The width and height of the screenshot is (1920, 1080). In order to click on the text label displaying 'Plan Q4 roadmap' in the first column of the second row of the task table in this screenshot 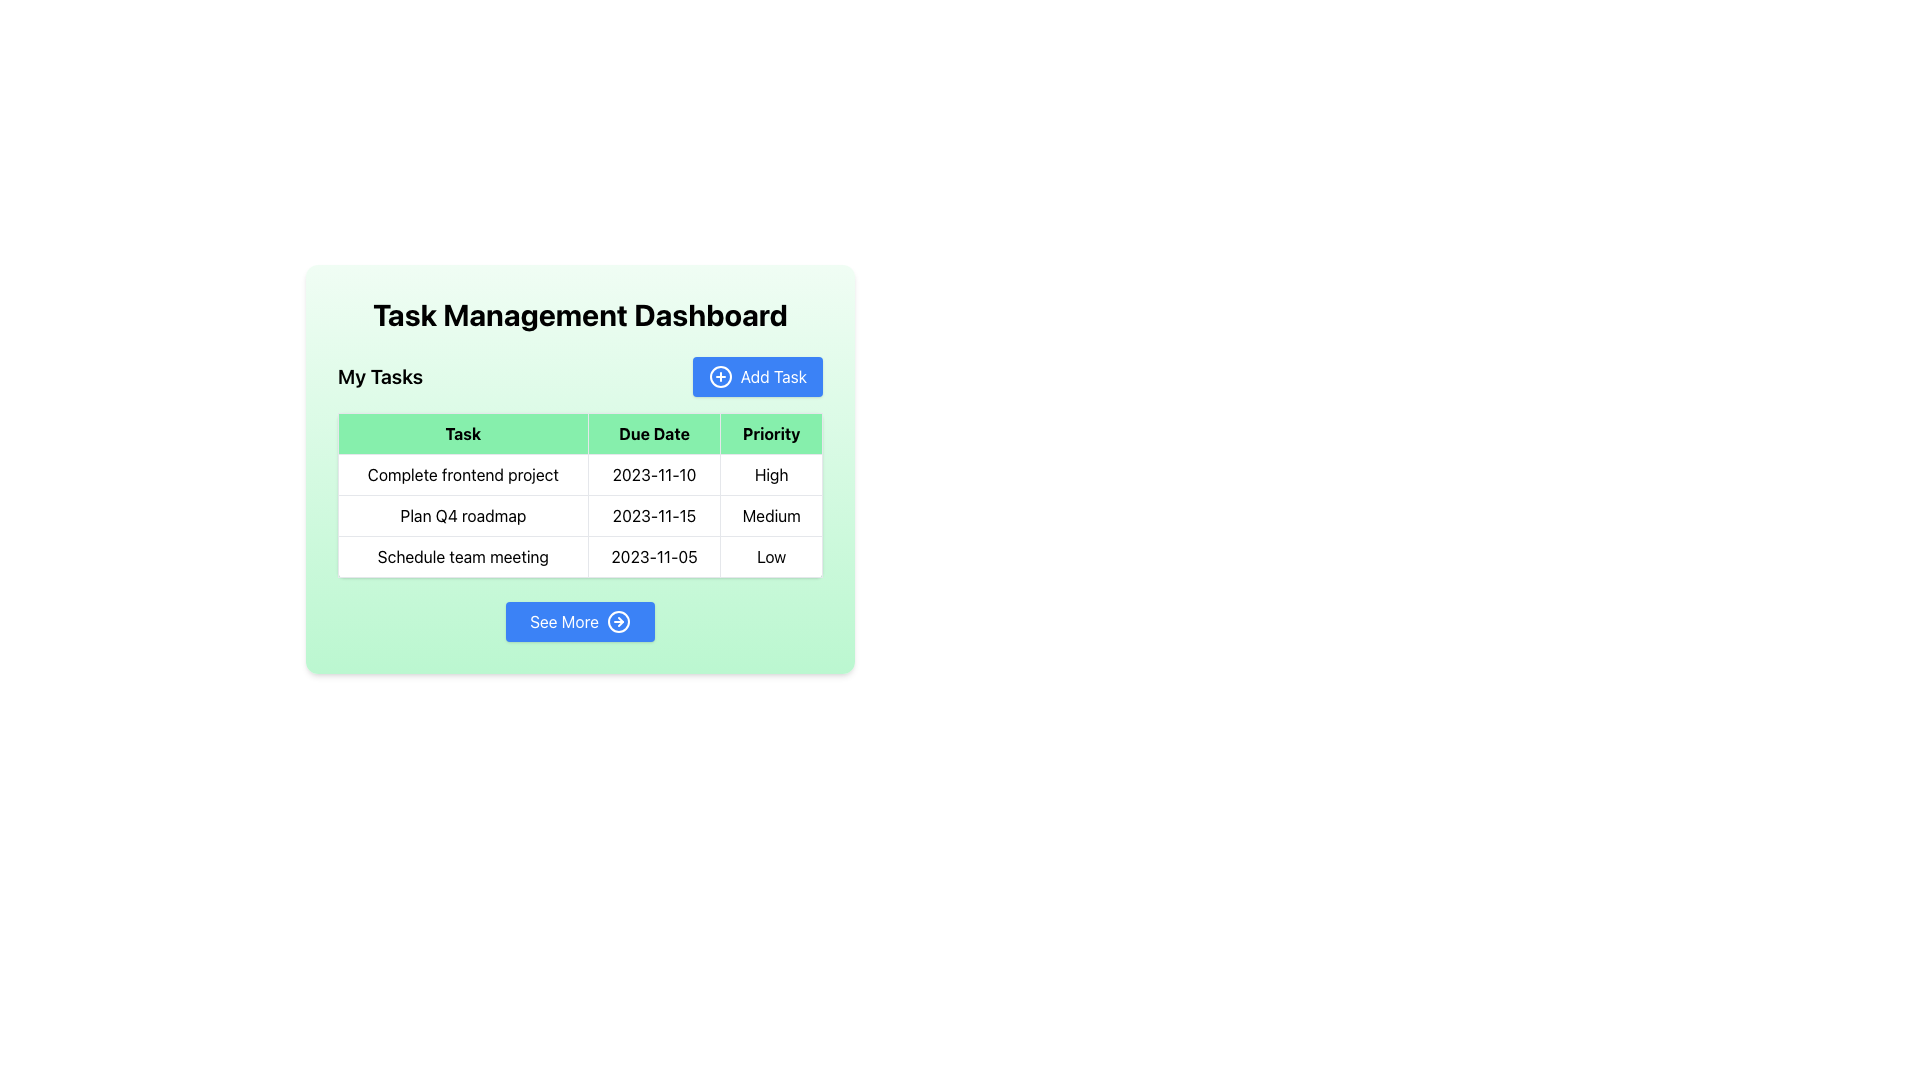, I will do `click(462, 515)`.